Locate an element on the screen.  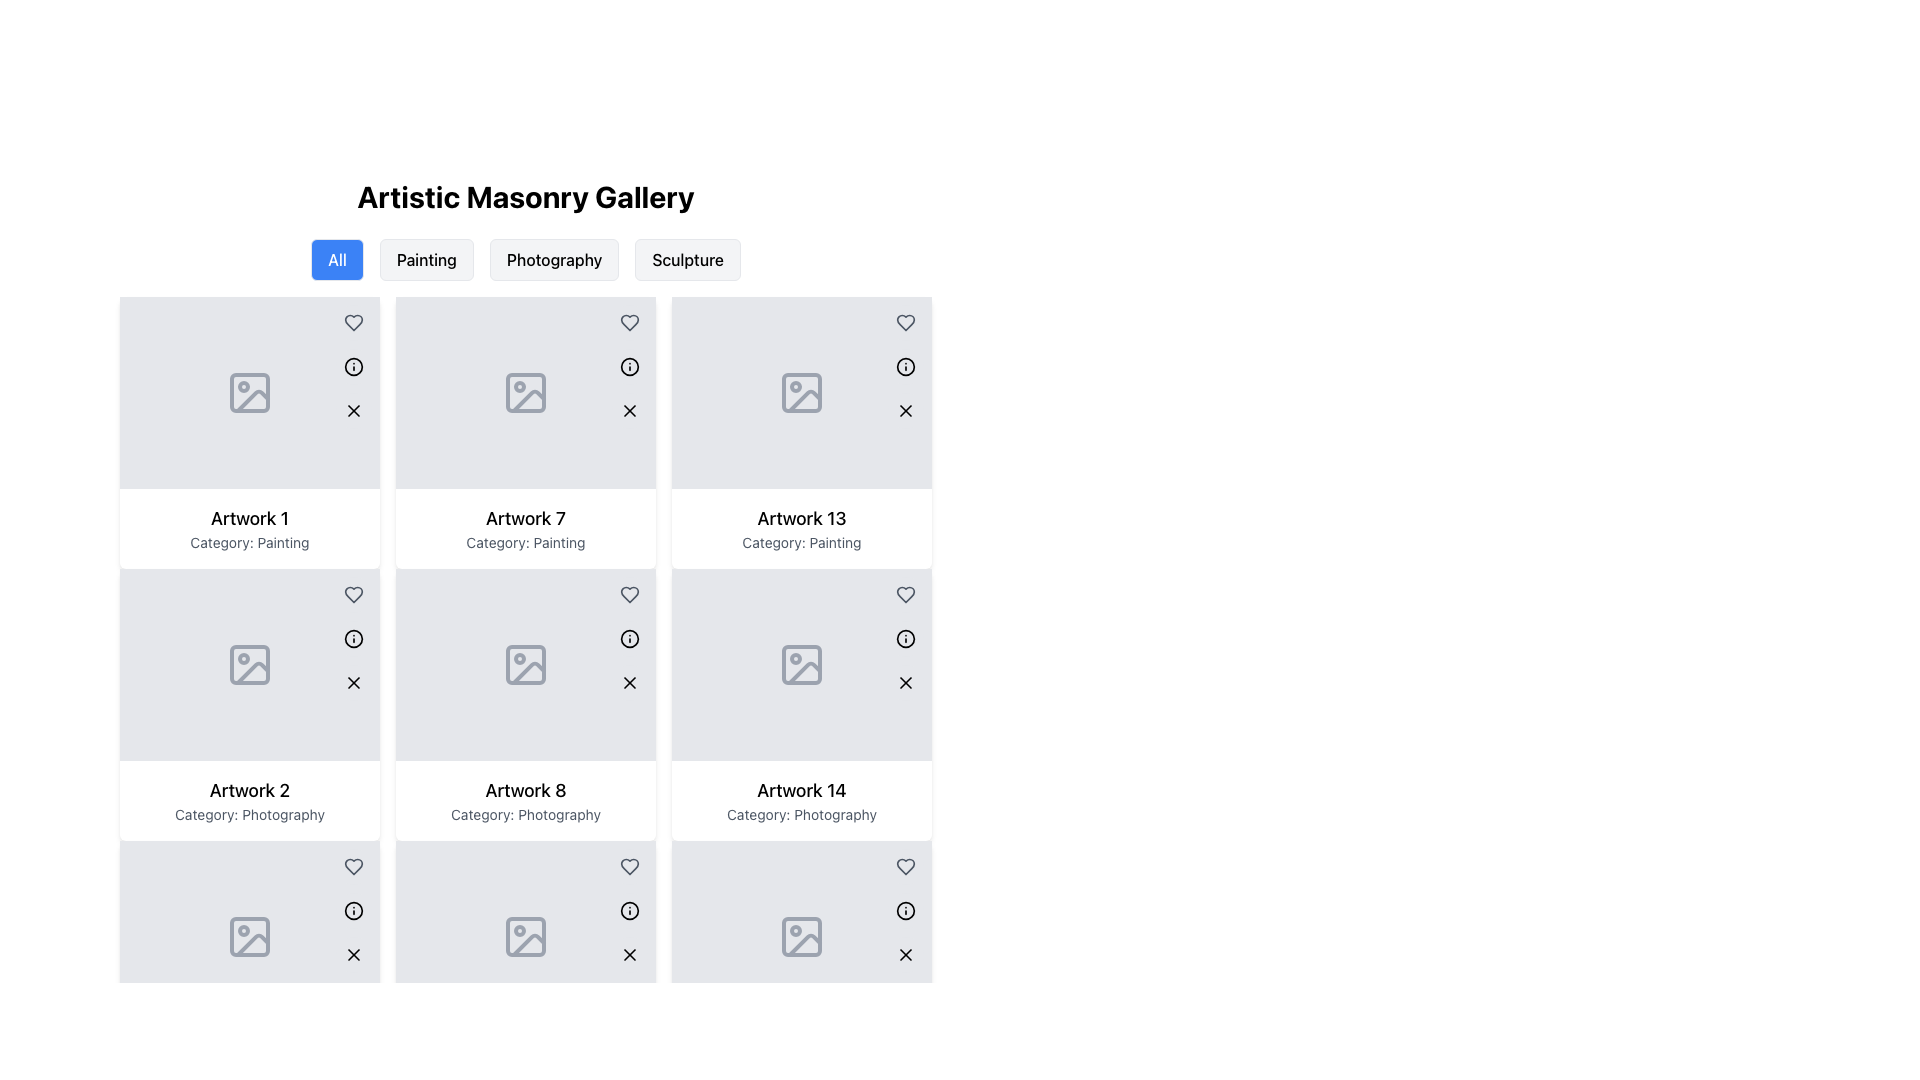
the 'X' icon button located at the top-right corner of the 'Artwork 2: Category Photography' card to initiate its function is located at coordinates (354, 681).